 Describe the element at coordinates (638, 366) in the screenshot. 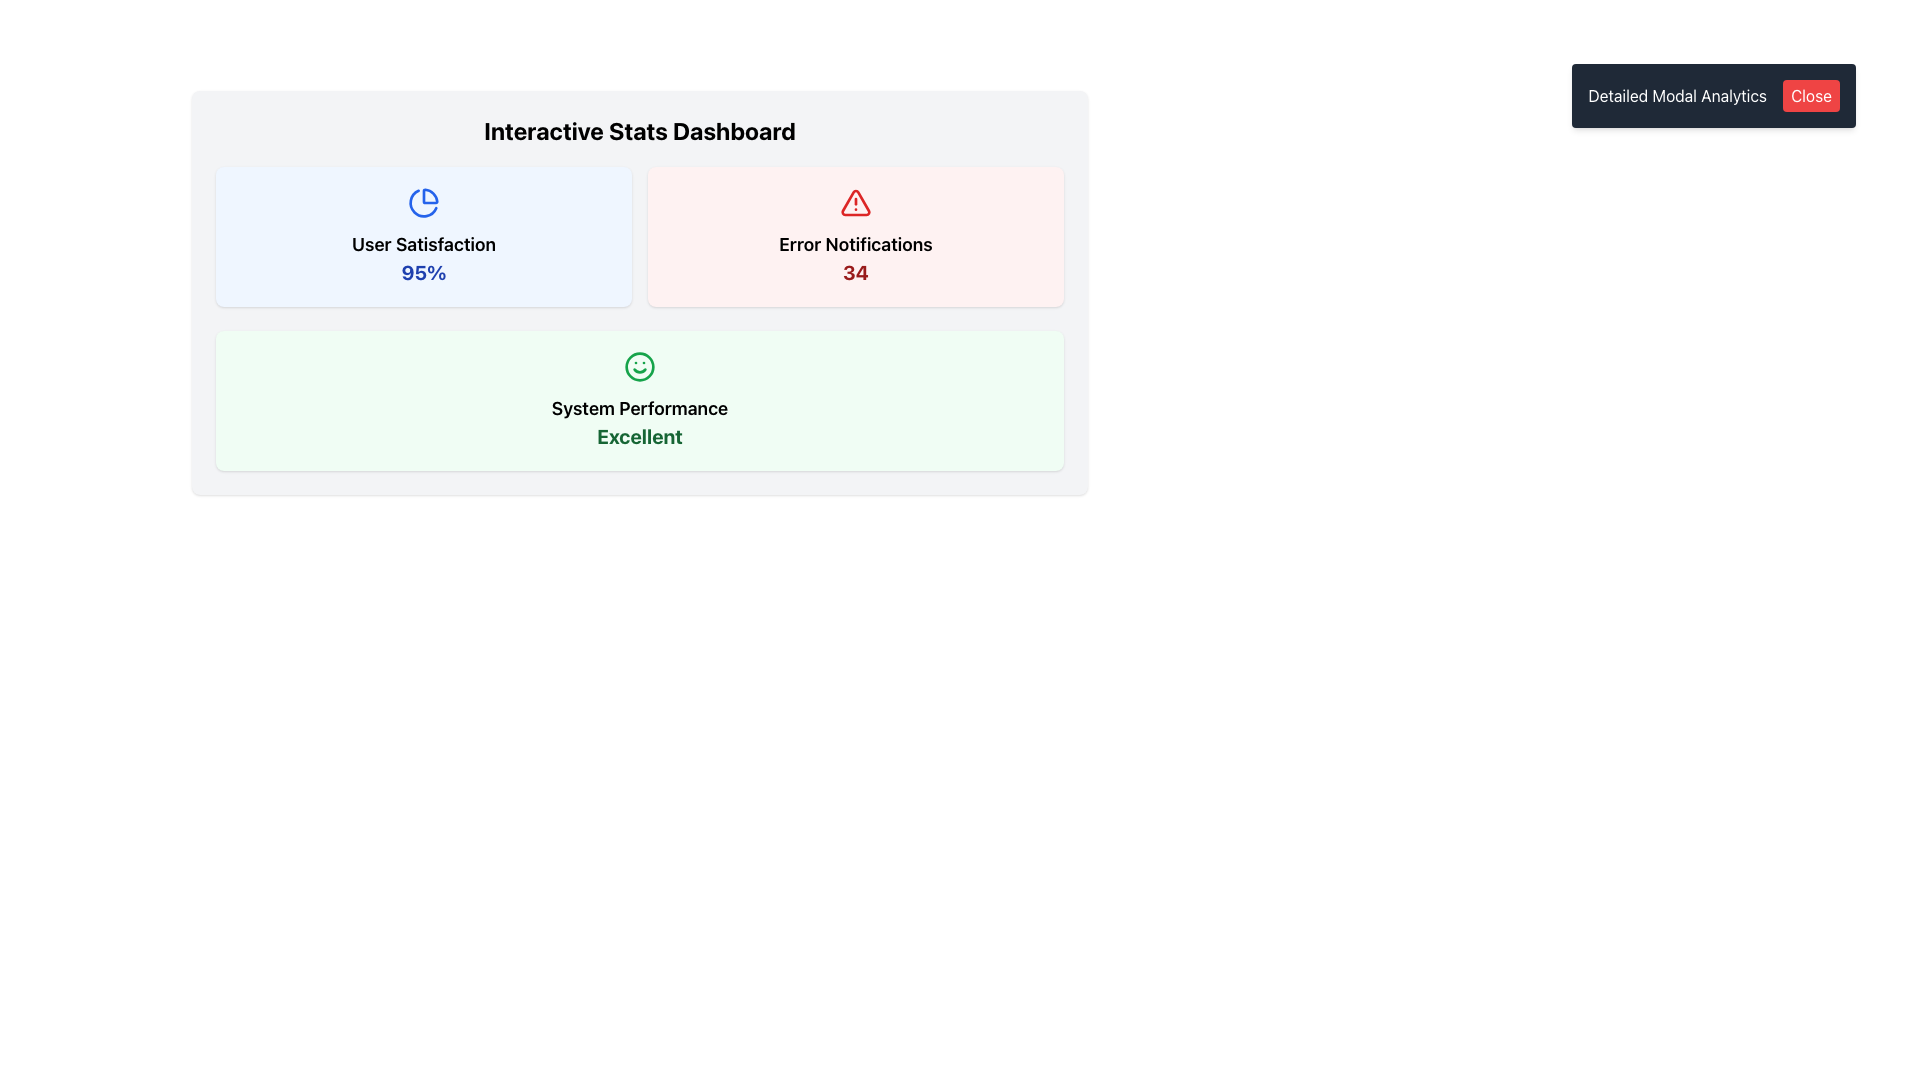

I see `the circular graphic element located inside the smiley face icon within the 'System Performance Excellent' panel of the 'Interactive Stats Dashboard'` at that location.